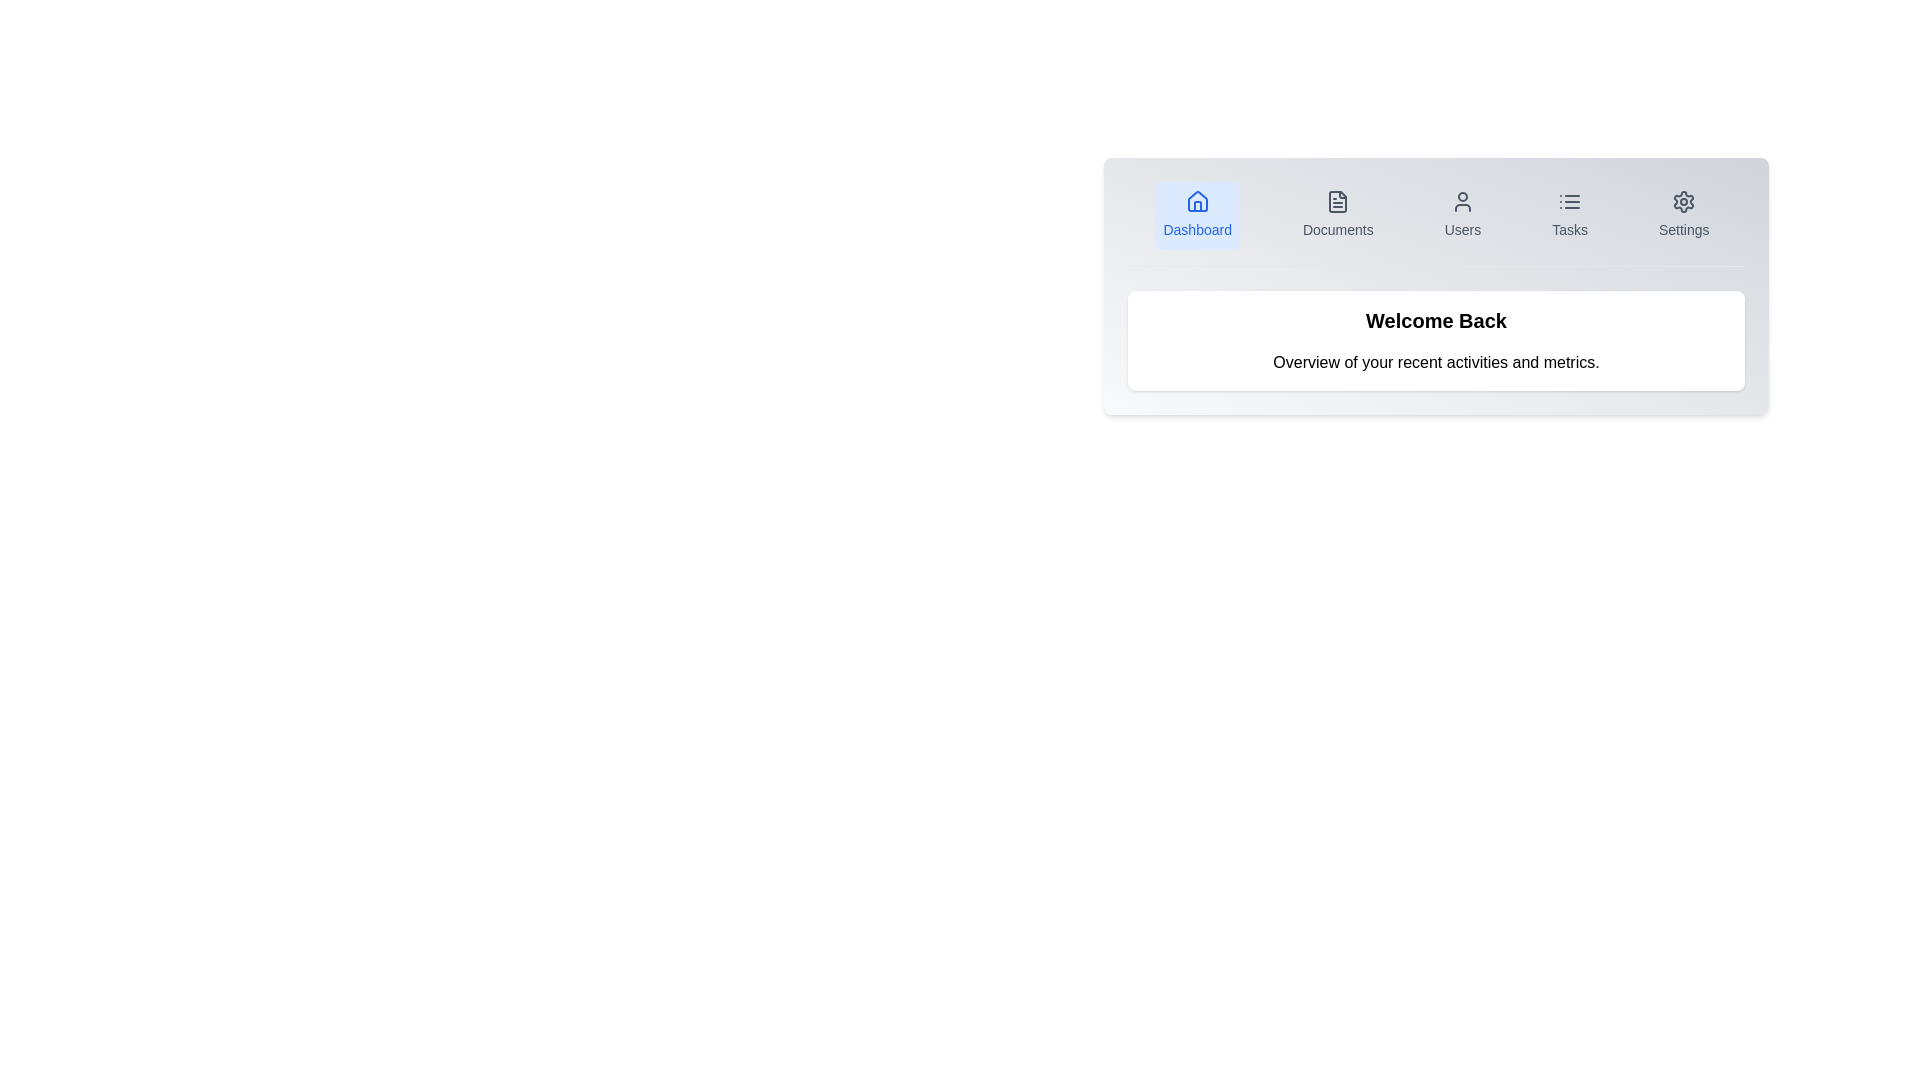 The height and width of the screenshot is (1080, 1920). I want to click on the 'Users' text label located in the third navigation option of the horizontal navigation bar, which is styled with a small font size and medium weight, so click(1462, 229).